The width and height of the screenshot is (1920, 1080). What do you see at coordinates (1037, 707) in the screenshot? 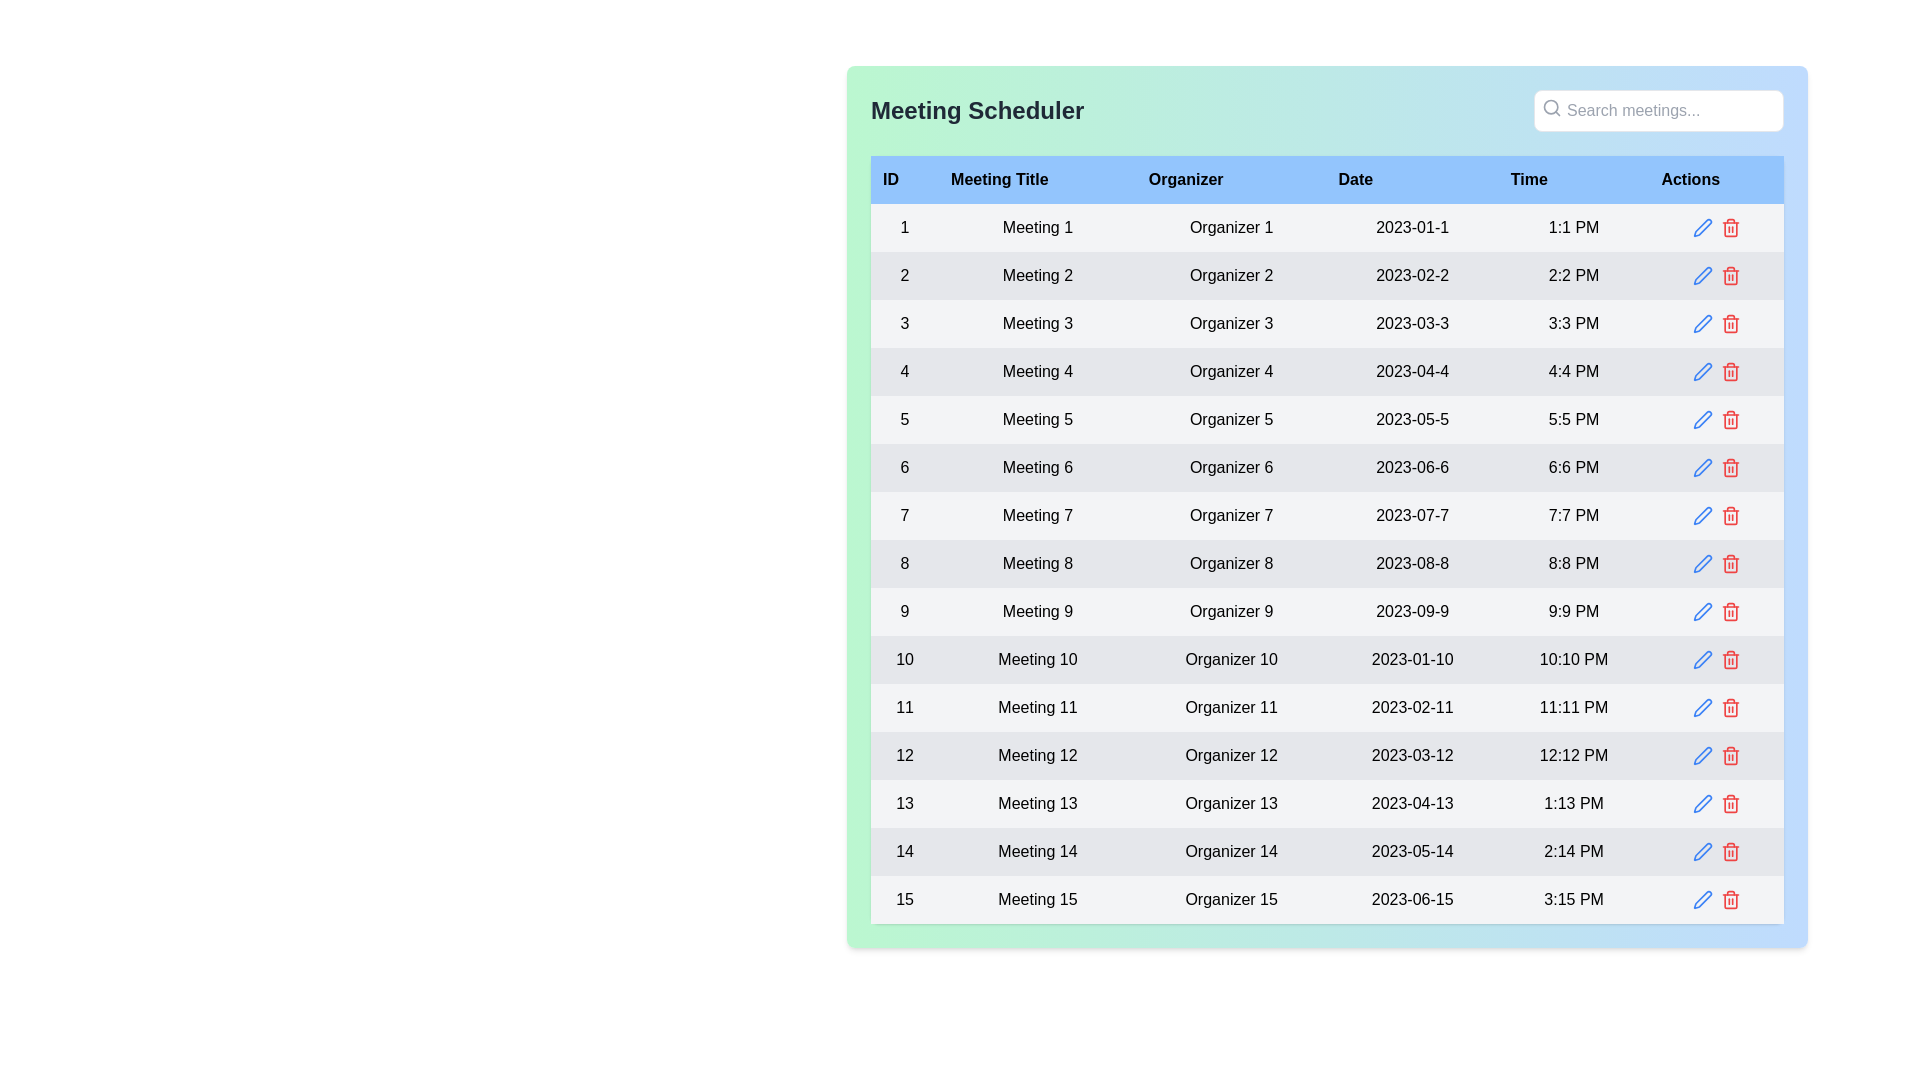
I see `the text label displaying 'Meeting 11', which is located in the 'Meeting Title' column of the 11th row in the table` at bounding box center [1037, 707].